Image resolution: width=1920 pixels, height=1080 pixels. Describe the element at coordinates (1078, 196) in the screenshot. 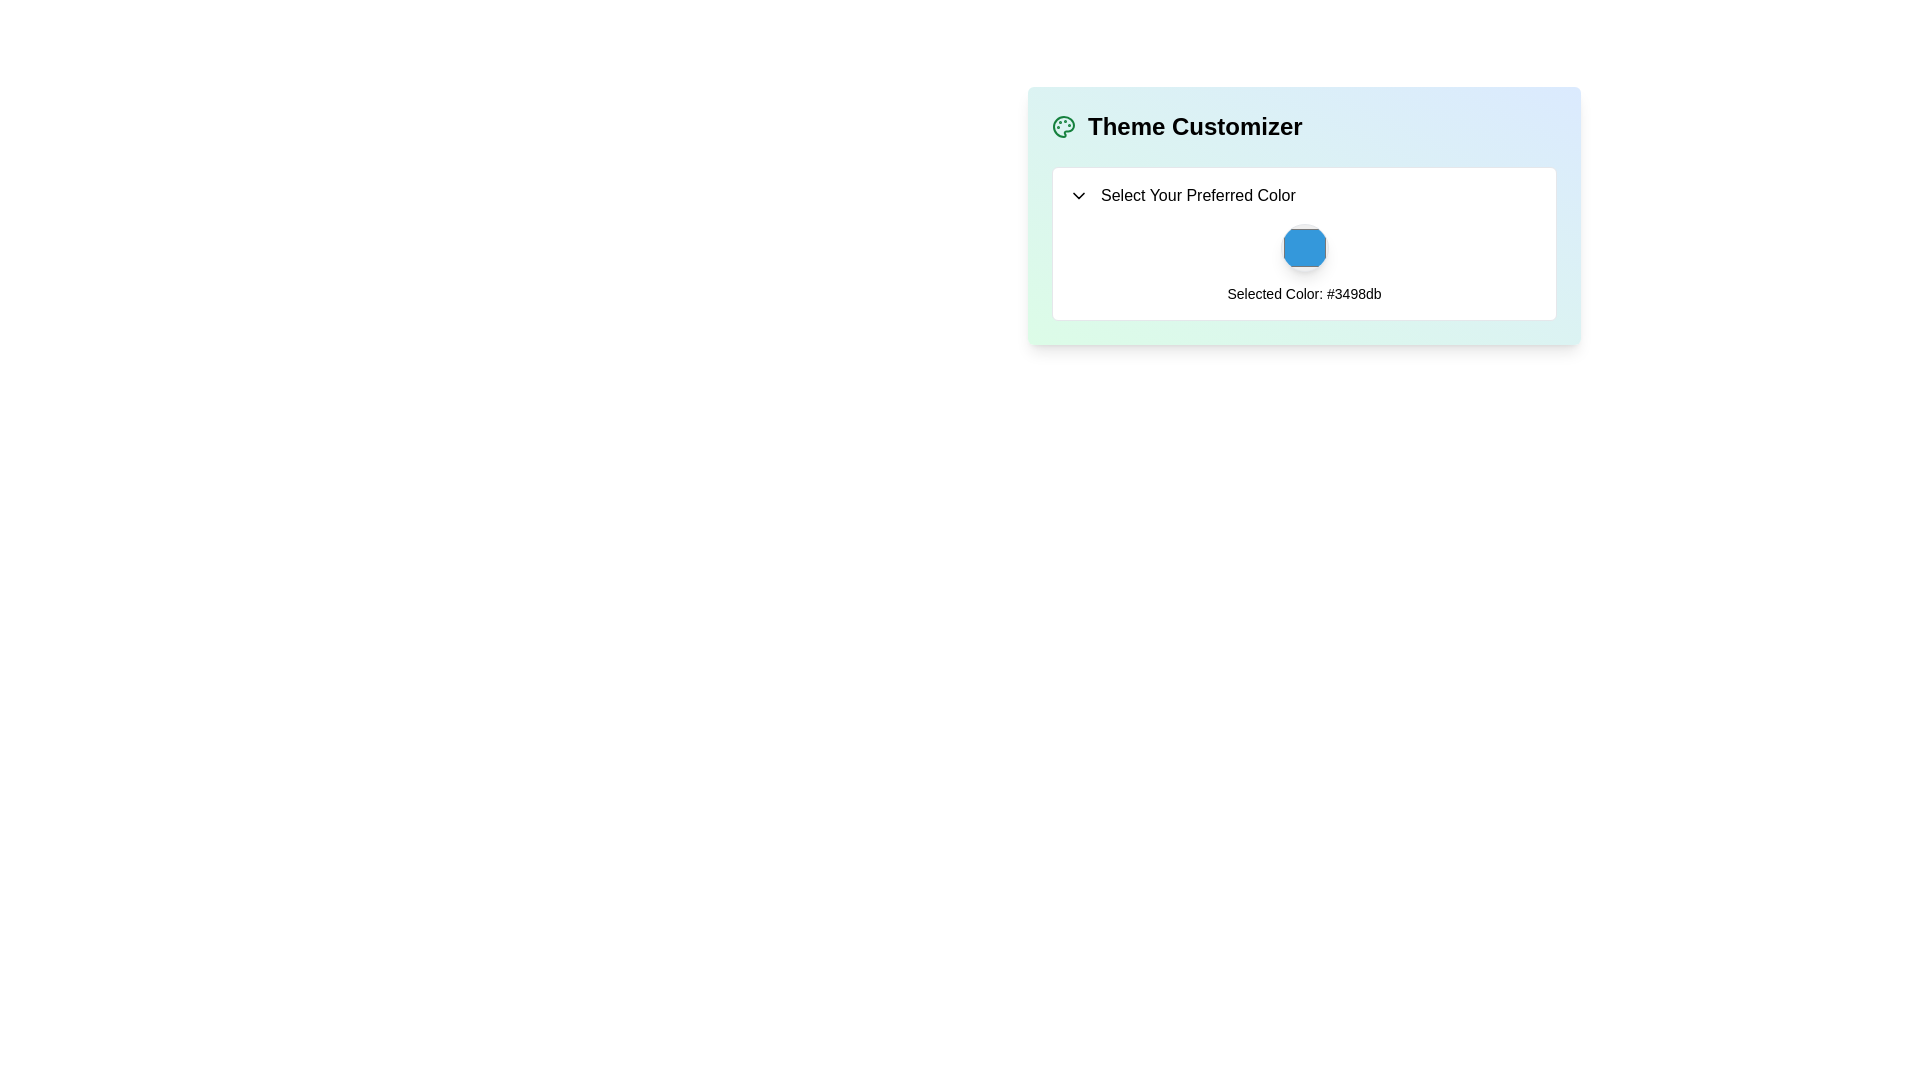

I see `the chevron icon located to the left of the 'Select Your Preferred Color' text` at that location.